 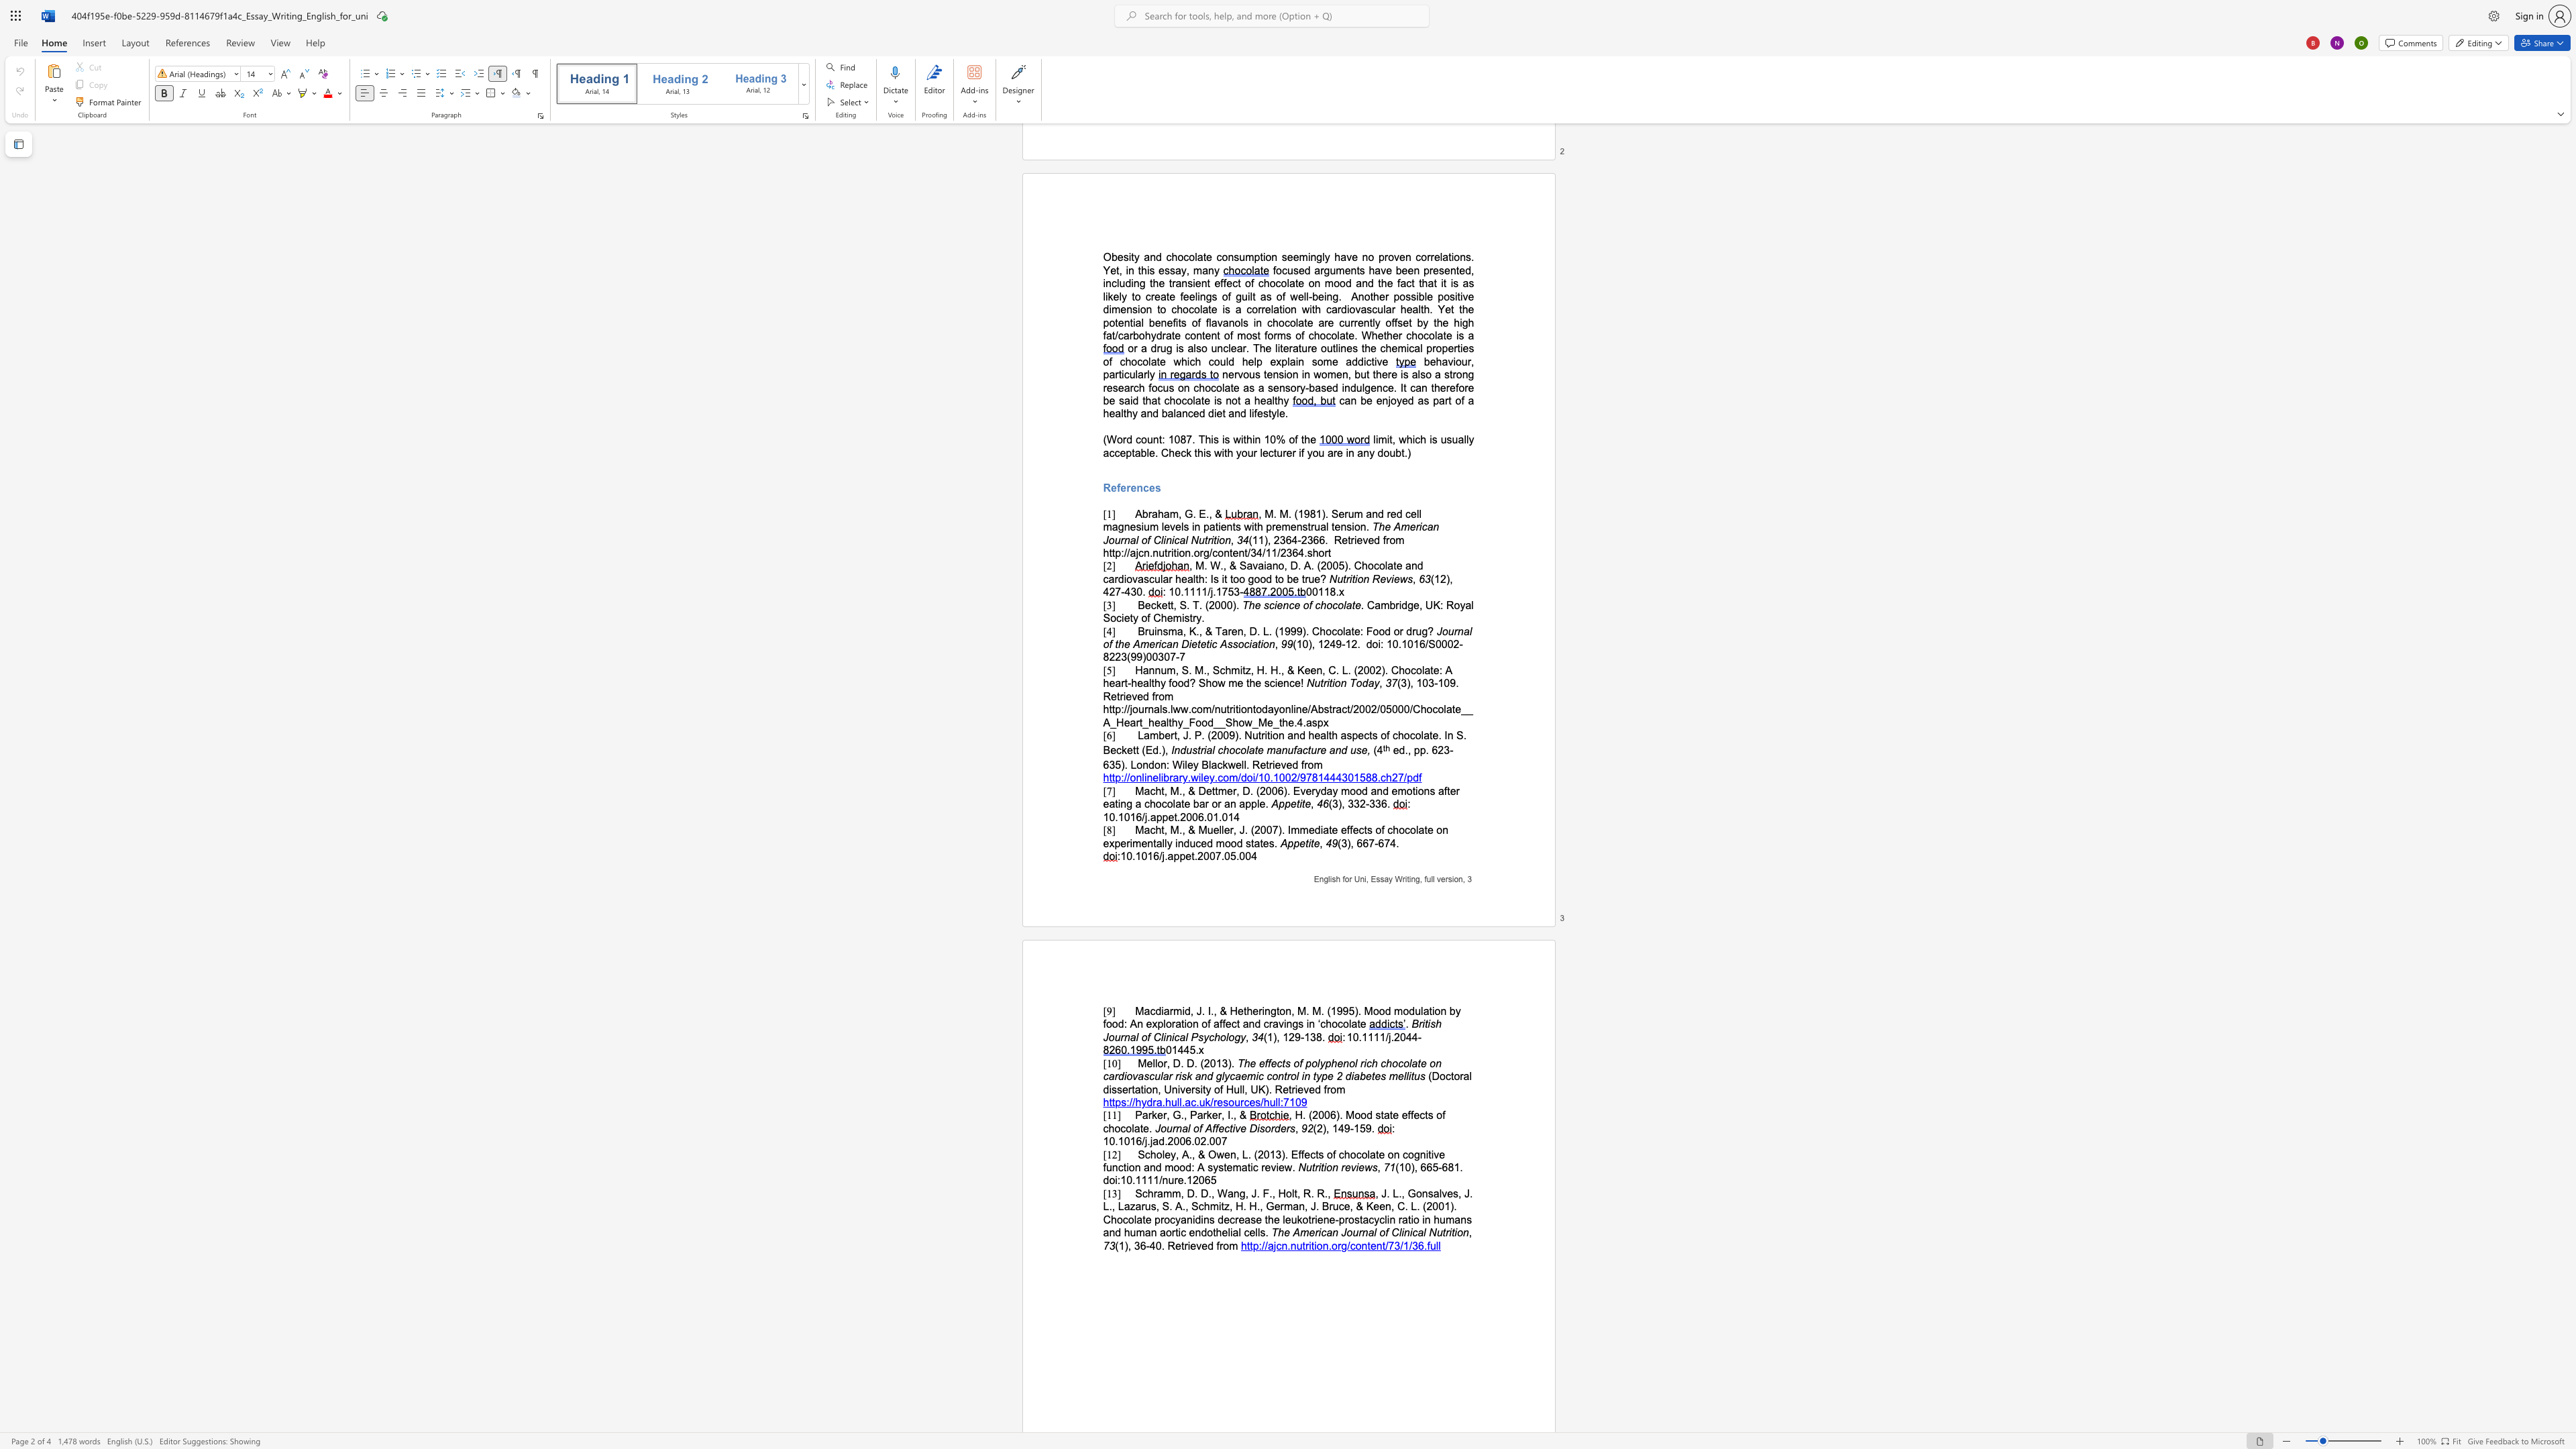 What do you see at coordinates (1320, 1167) in the screenshot?
I see `the subset text "tion reviews" within the text "Nutrition reviews"` at bounding box center [1320, 1167].